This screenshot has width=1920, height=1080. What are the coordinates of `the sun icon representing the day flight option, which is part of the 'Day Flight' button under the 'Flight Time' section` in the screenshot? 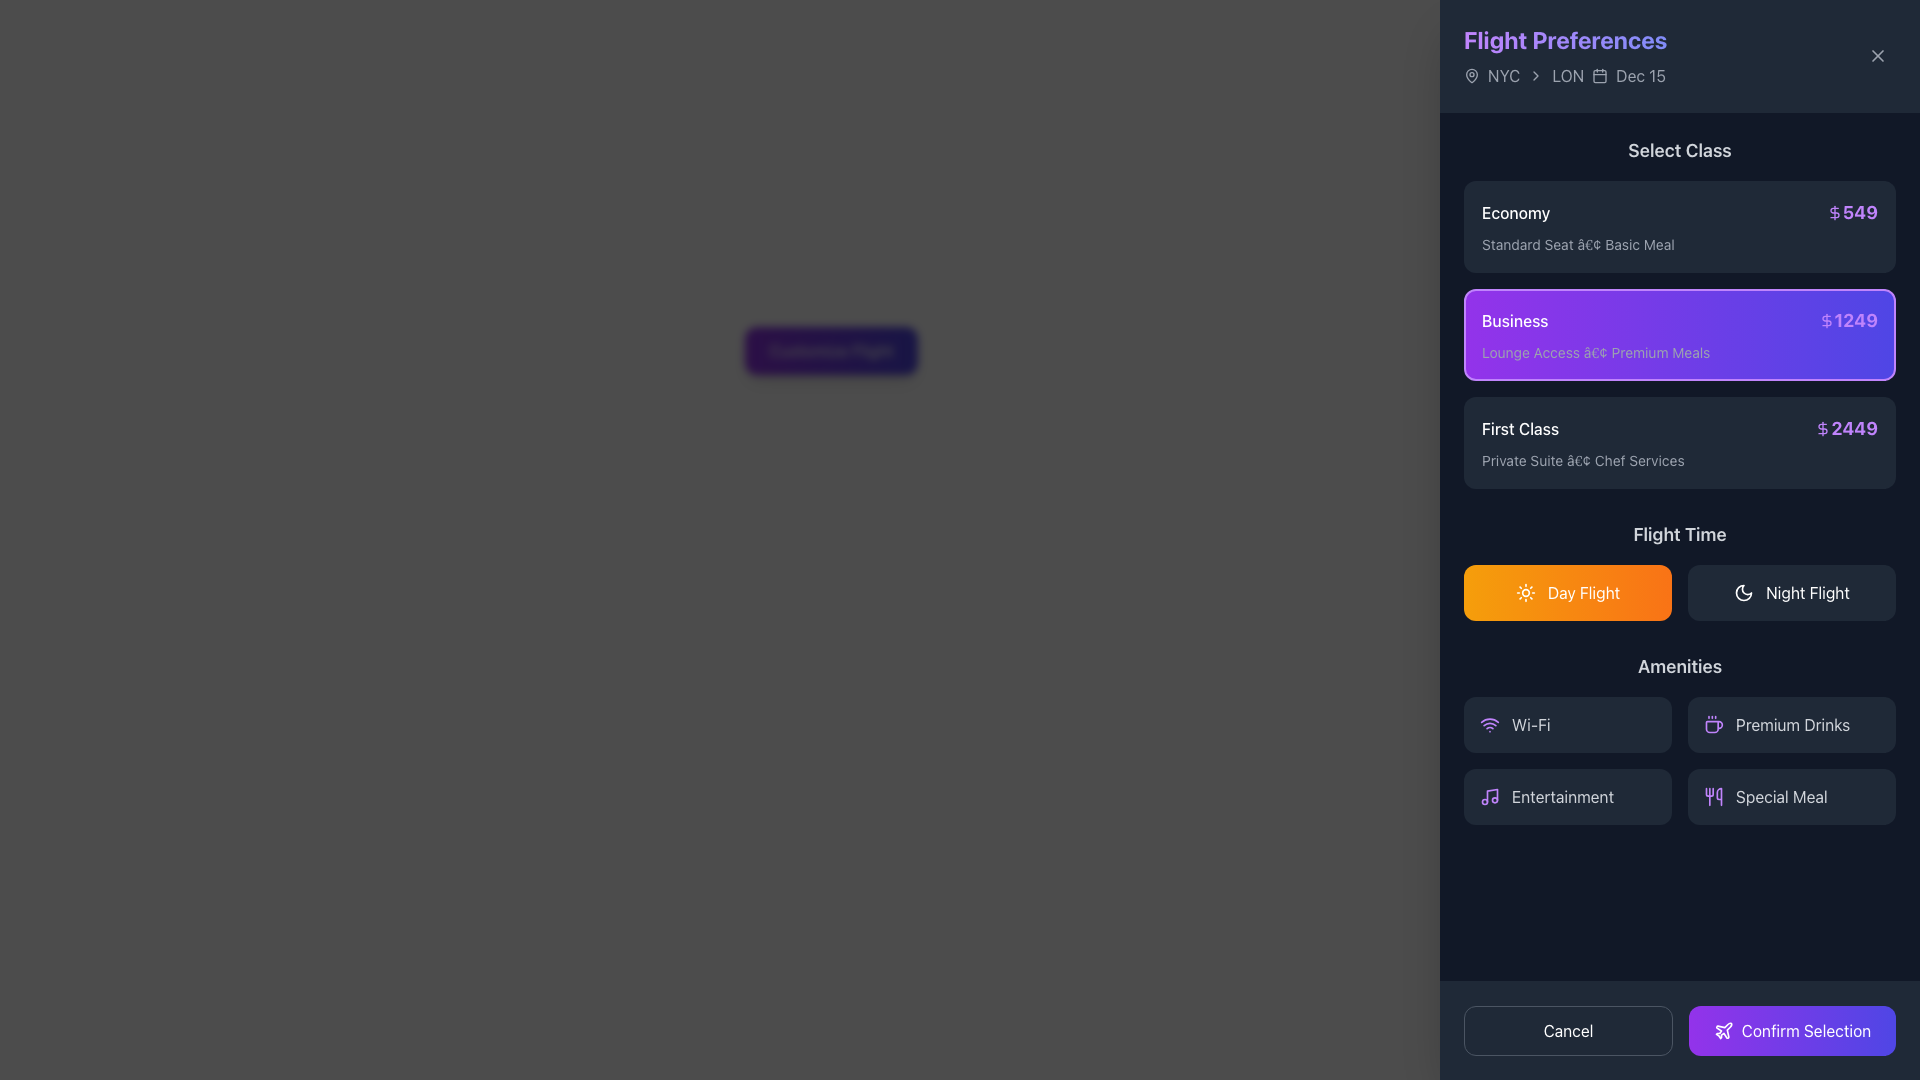 It's located at (1524, 592).